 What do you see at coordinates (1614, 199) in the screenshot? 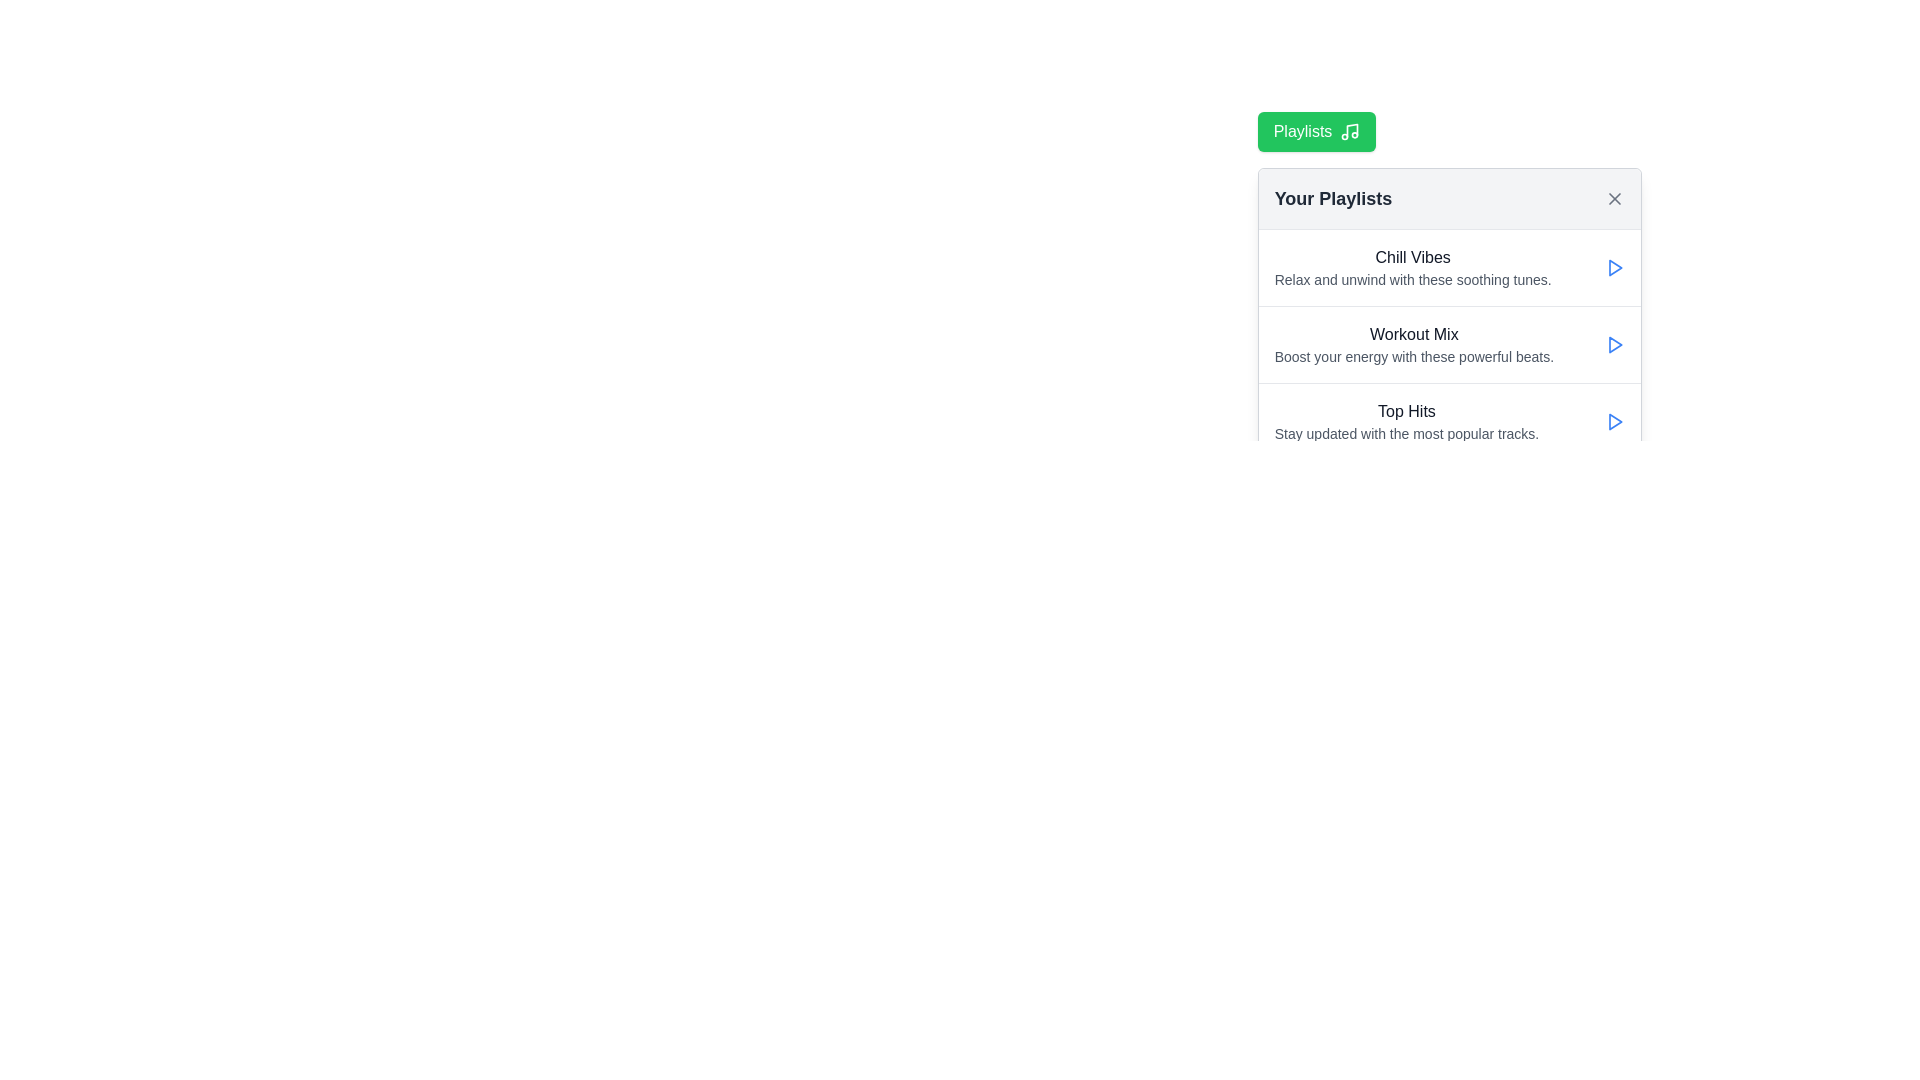
I see `the diagonal cross icon located in the upper-right corner of the card containing the text 'Your Playlists'` at bounding box center [1614, 199].